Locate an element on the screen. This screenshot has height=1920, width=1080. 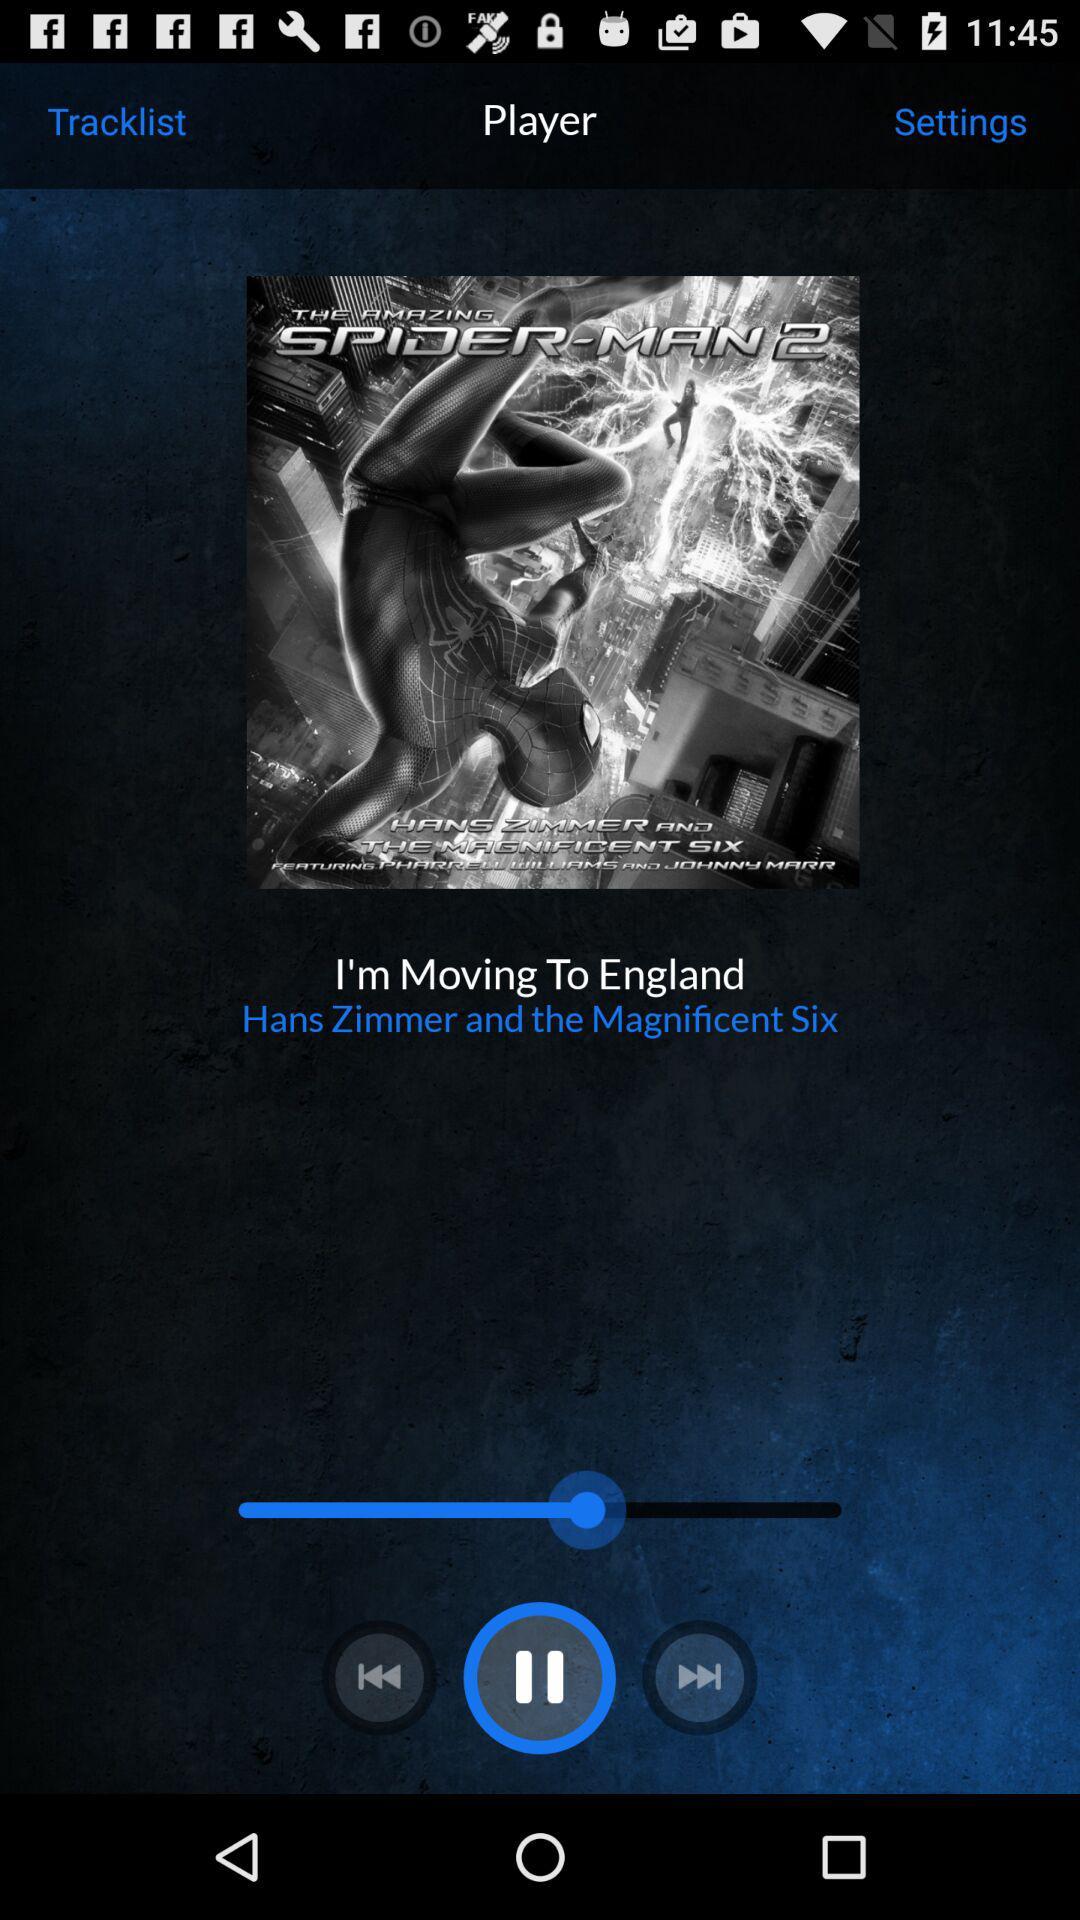
pause music is located at coordinates (538, 1678).